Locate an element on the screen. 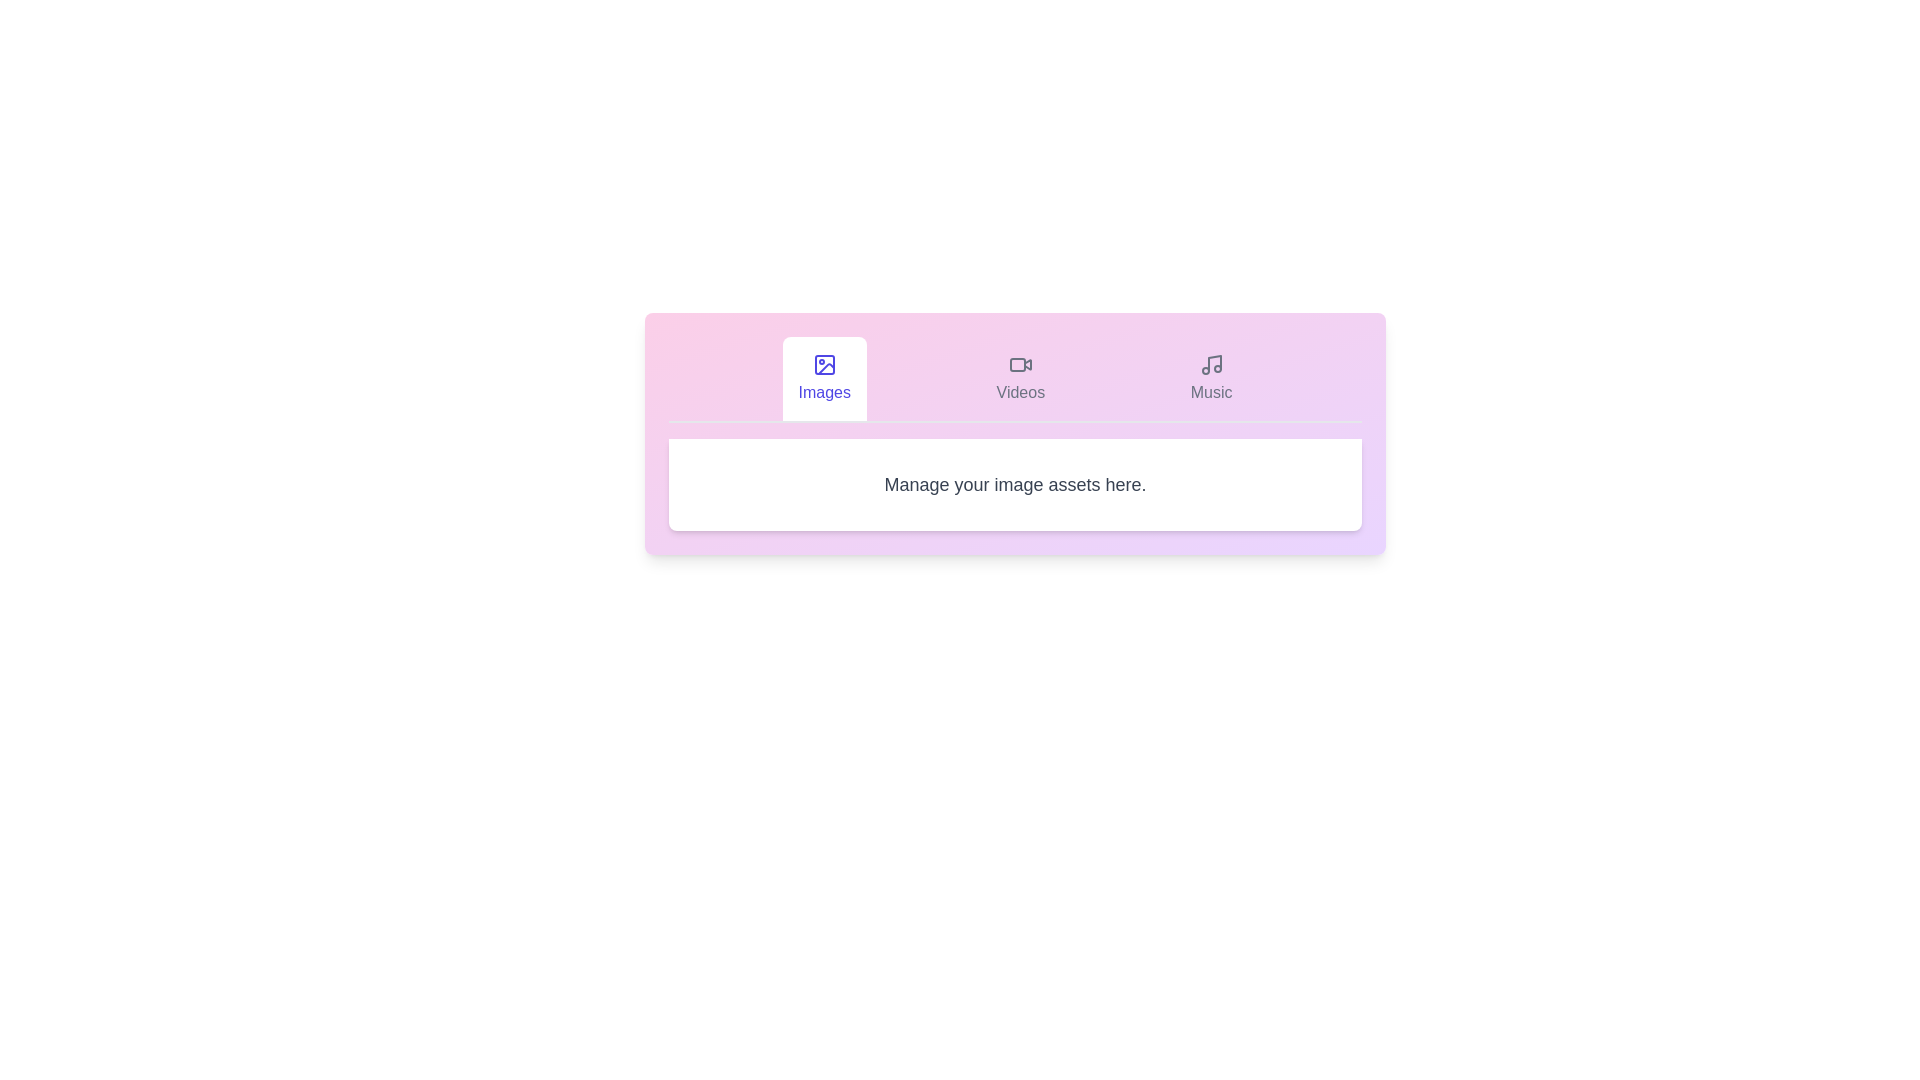 Image resolution: width=1920 pixels, height=1080 pixels. the tab labeled Videos to view its tooltip is located at coordinates (1020, 378).